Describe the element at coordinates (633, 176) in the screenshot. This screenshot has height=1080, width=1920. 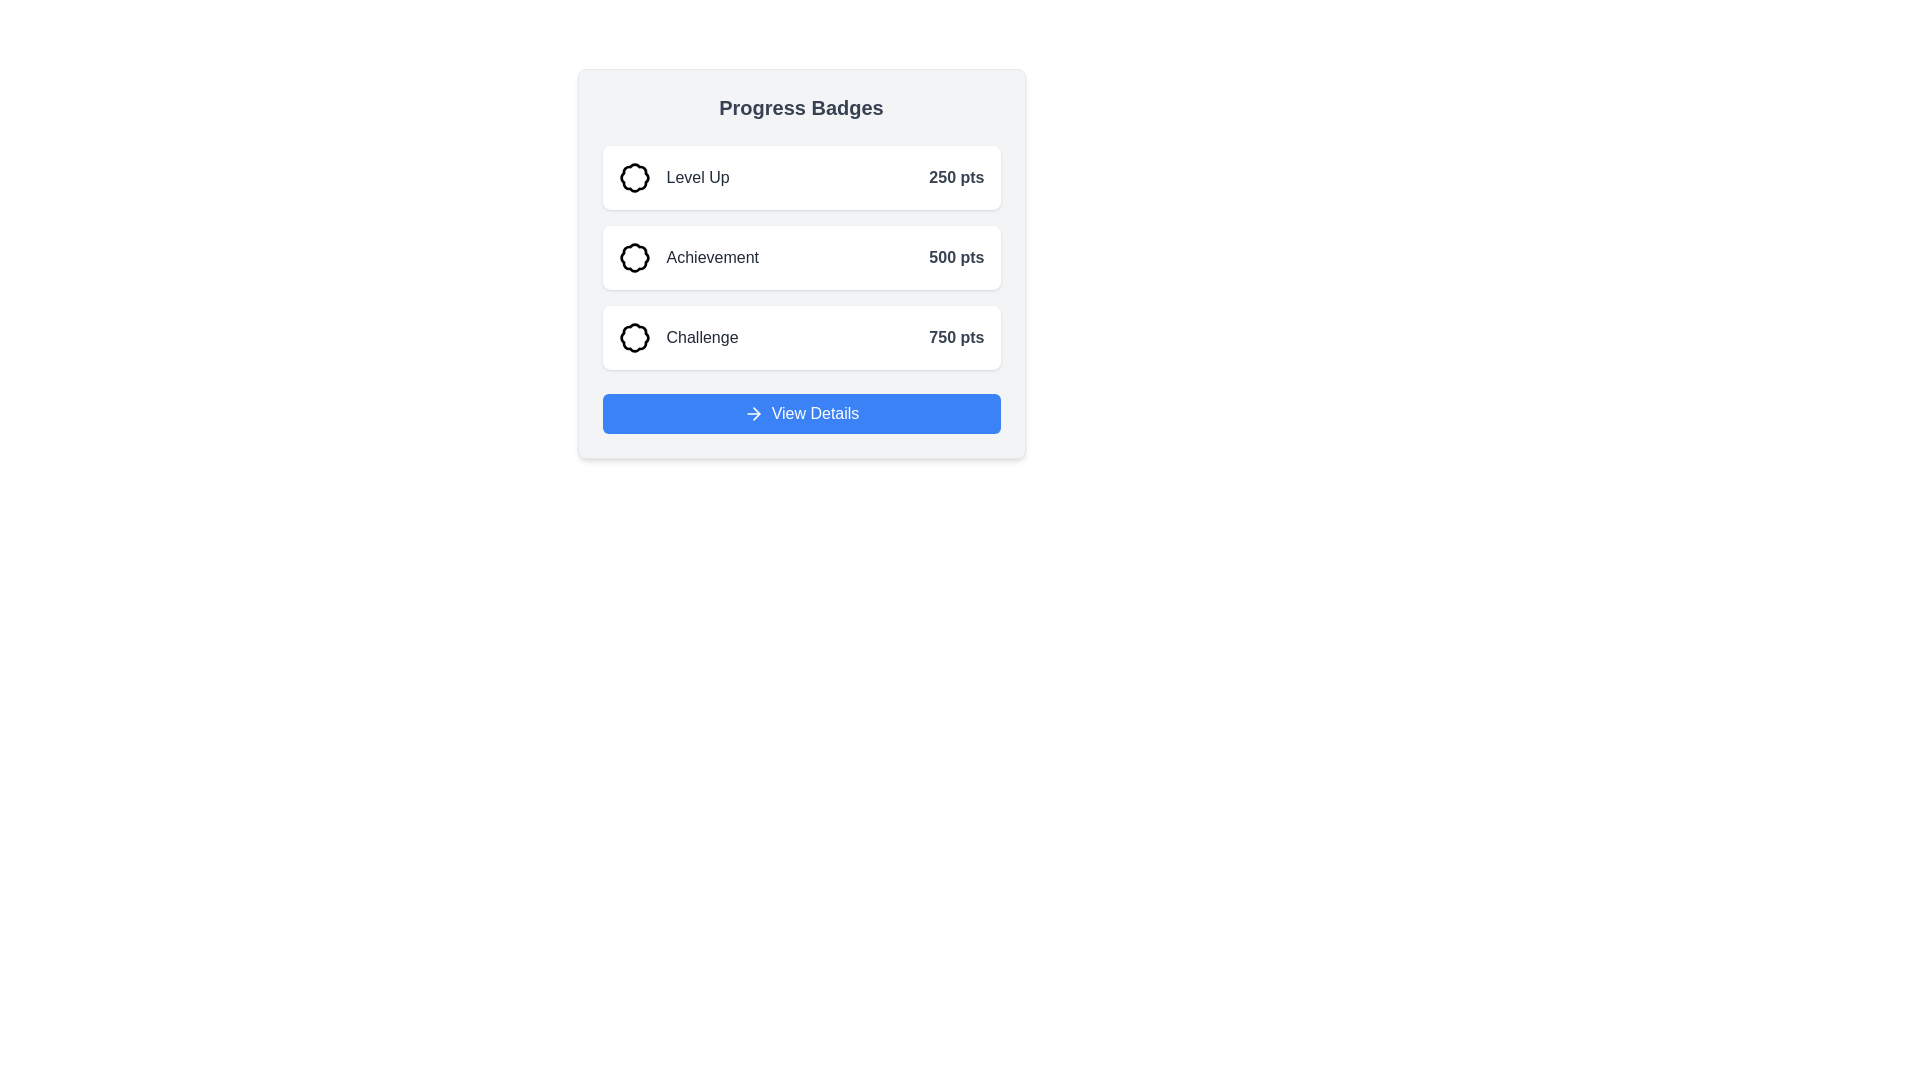
I see `the decorative 'Level Up' icon in the 'Progress Badges' section, which is located at the top-left corner of the 'Level Up' row, aligned with the 'Level Up' text on its right` at that location.